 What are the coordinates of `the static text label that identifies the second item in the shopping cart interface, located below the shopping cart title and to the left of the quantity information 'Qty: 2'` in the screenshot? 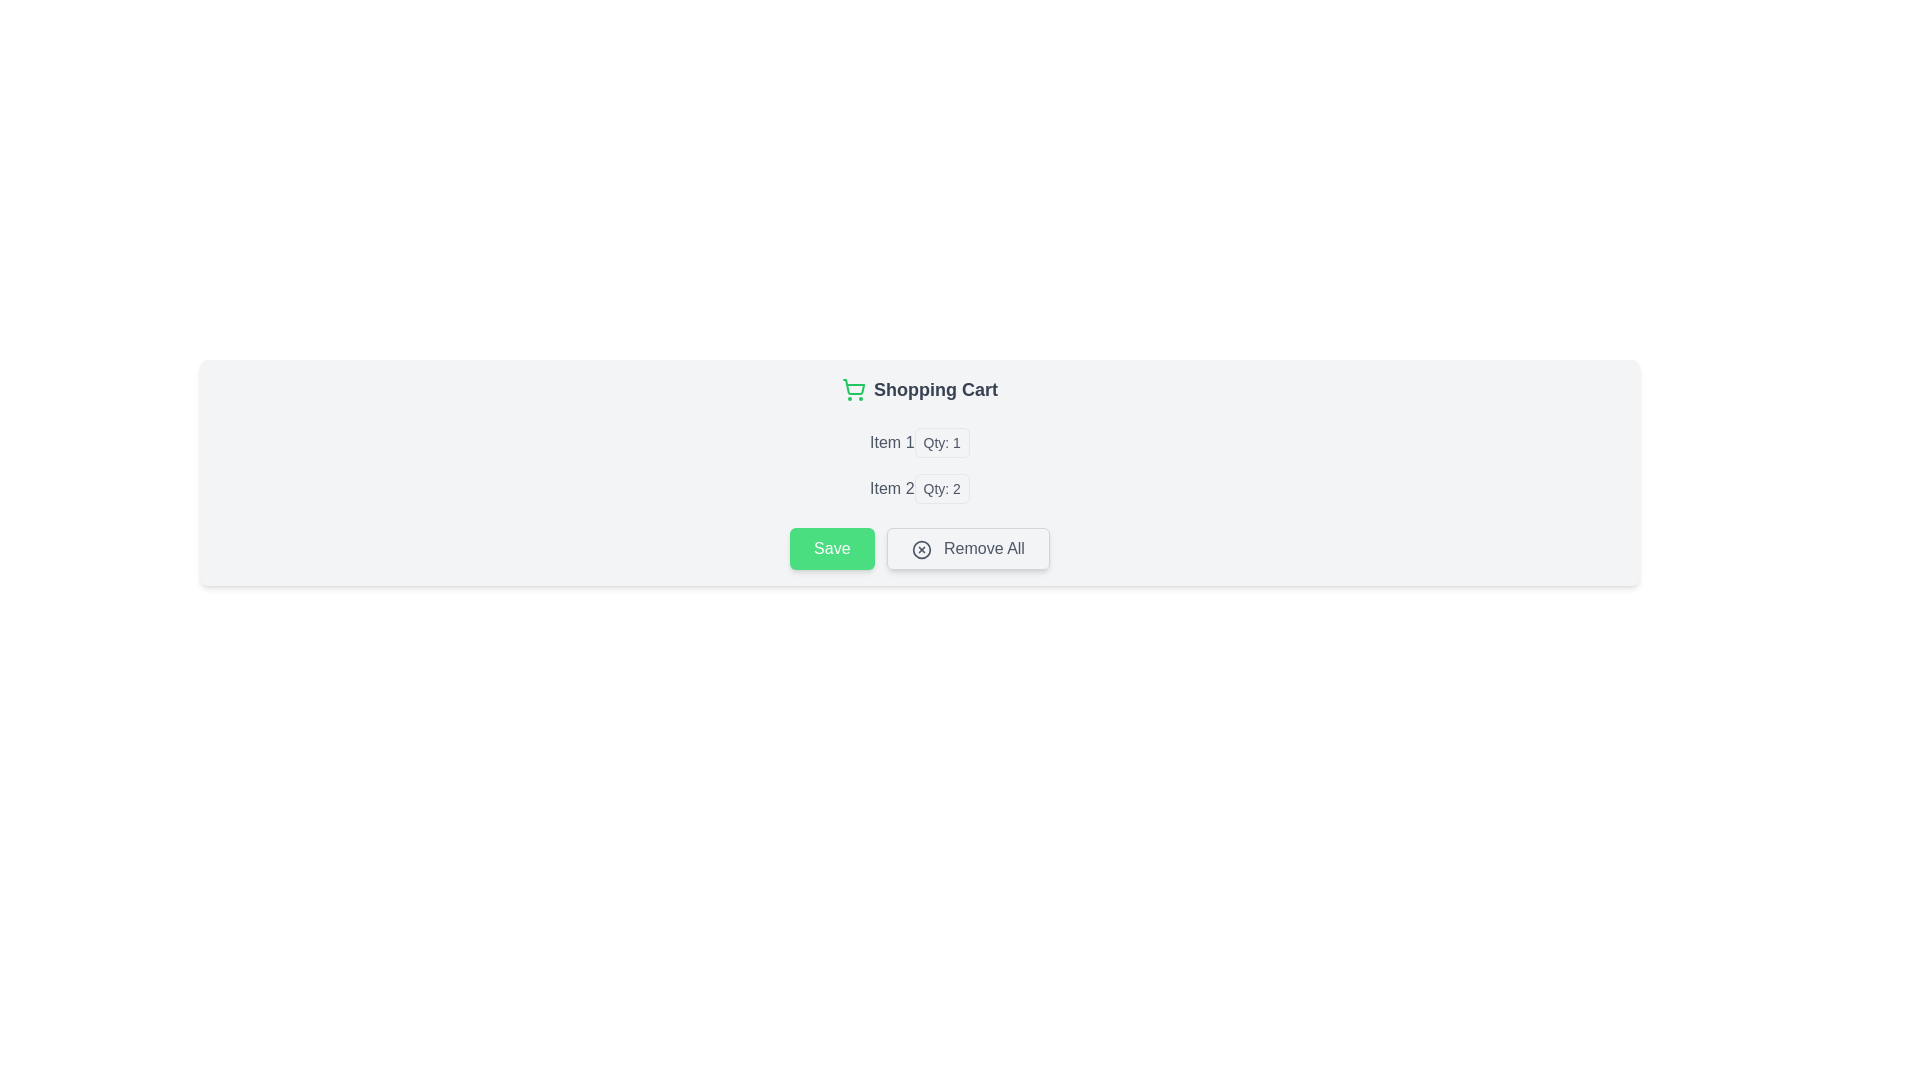 It's located at (891, 489).